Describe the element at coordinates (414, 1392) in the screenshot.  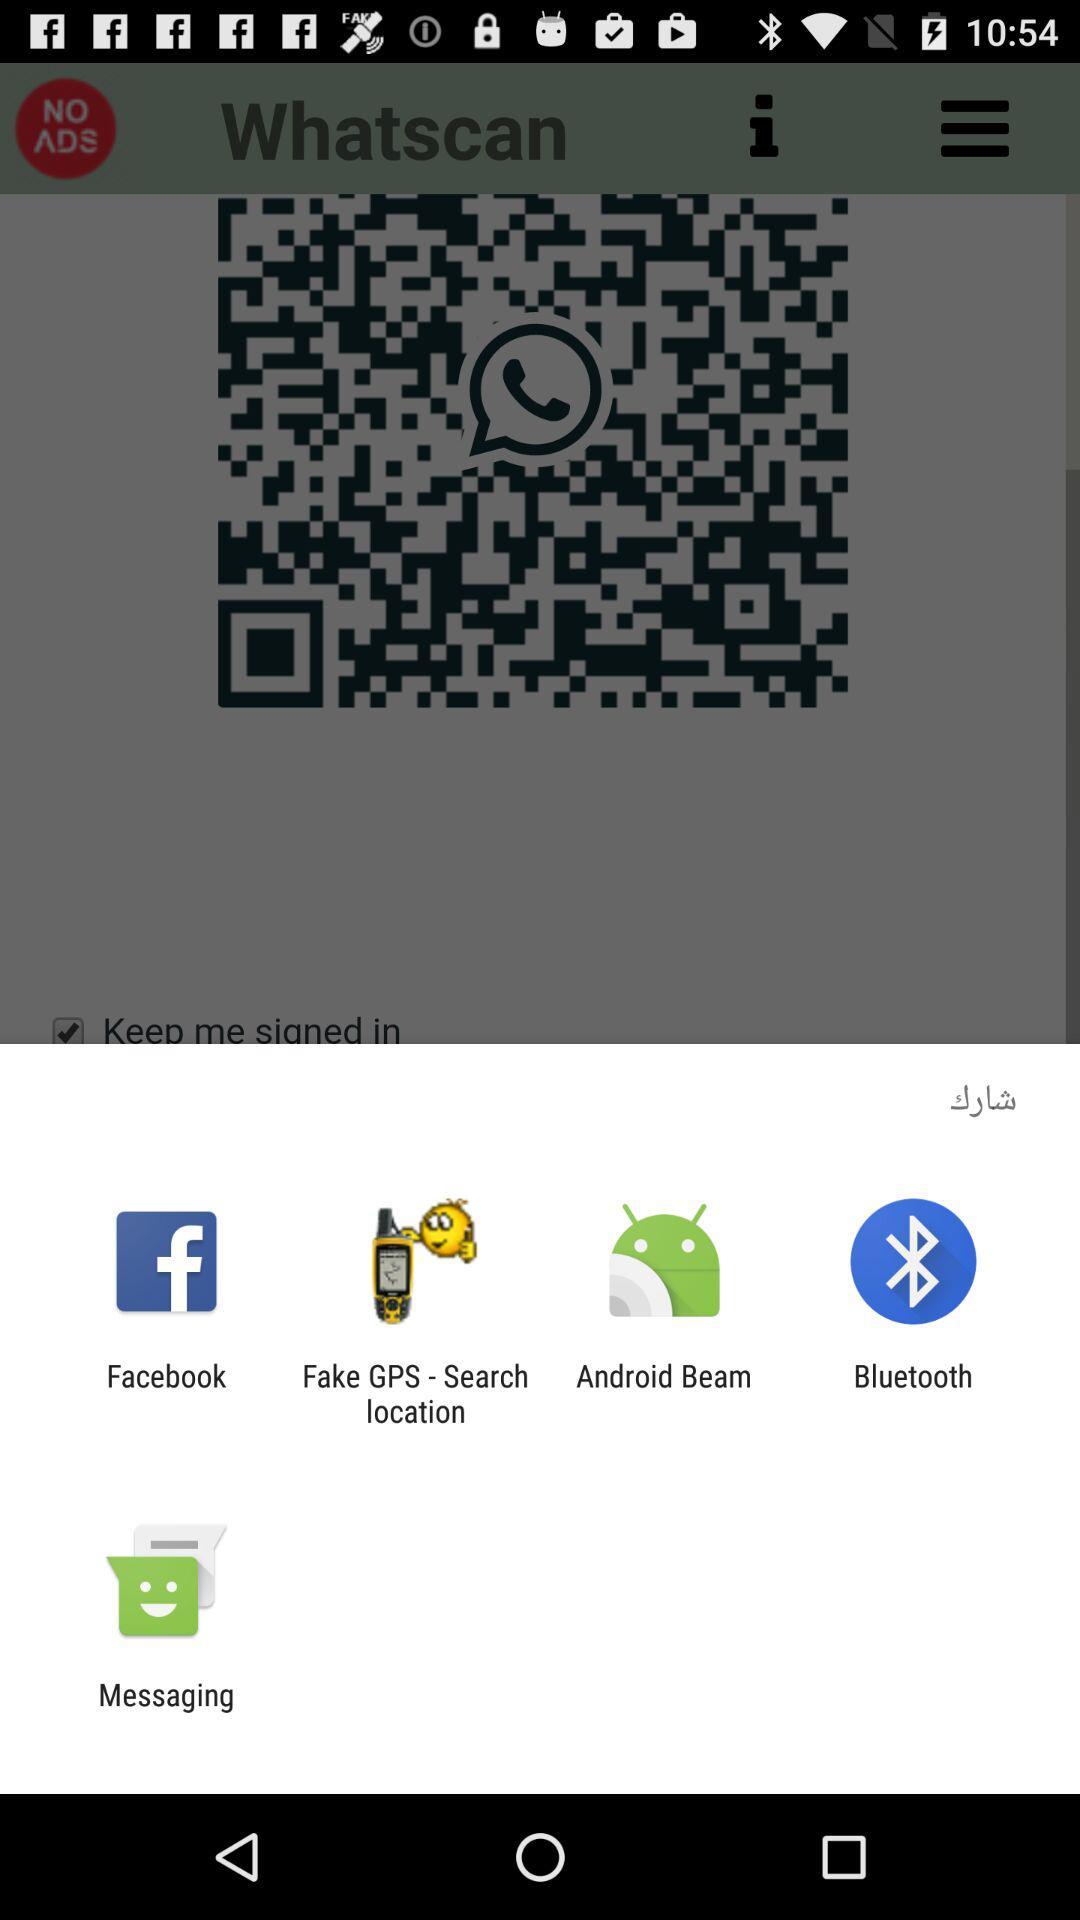
I see `the fake gps search item` at that location.